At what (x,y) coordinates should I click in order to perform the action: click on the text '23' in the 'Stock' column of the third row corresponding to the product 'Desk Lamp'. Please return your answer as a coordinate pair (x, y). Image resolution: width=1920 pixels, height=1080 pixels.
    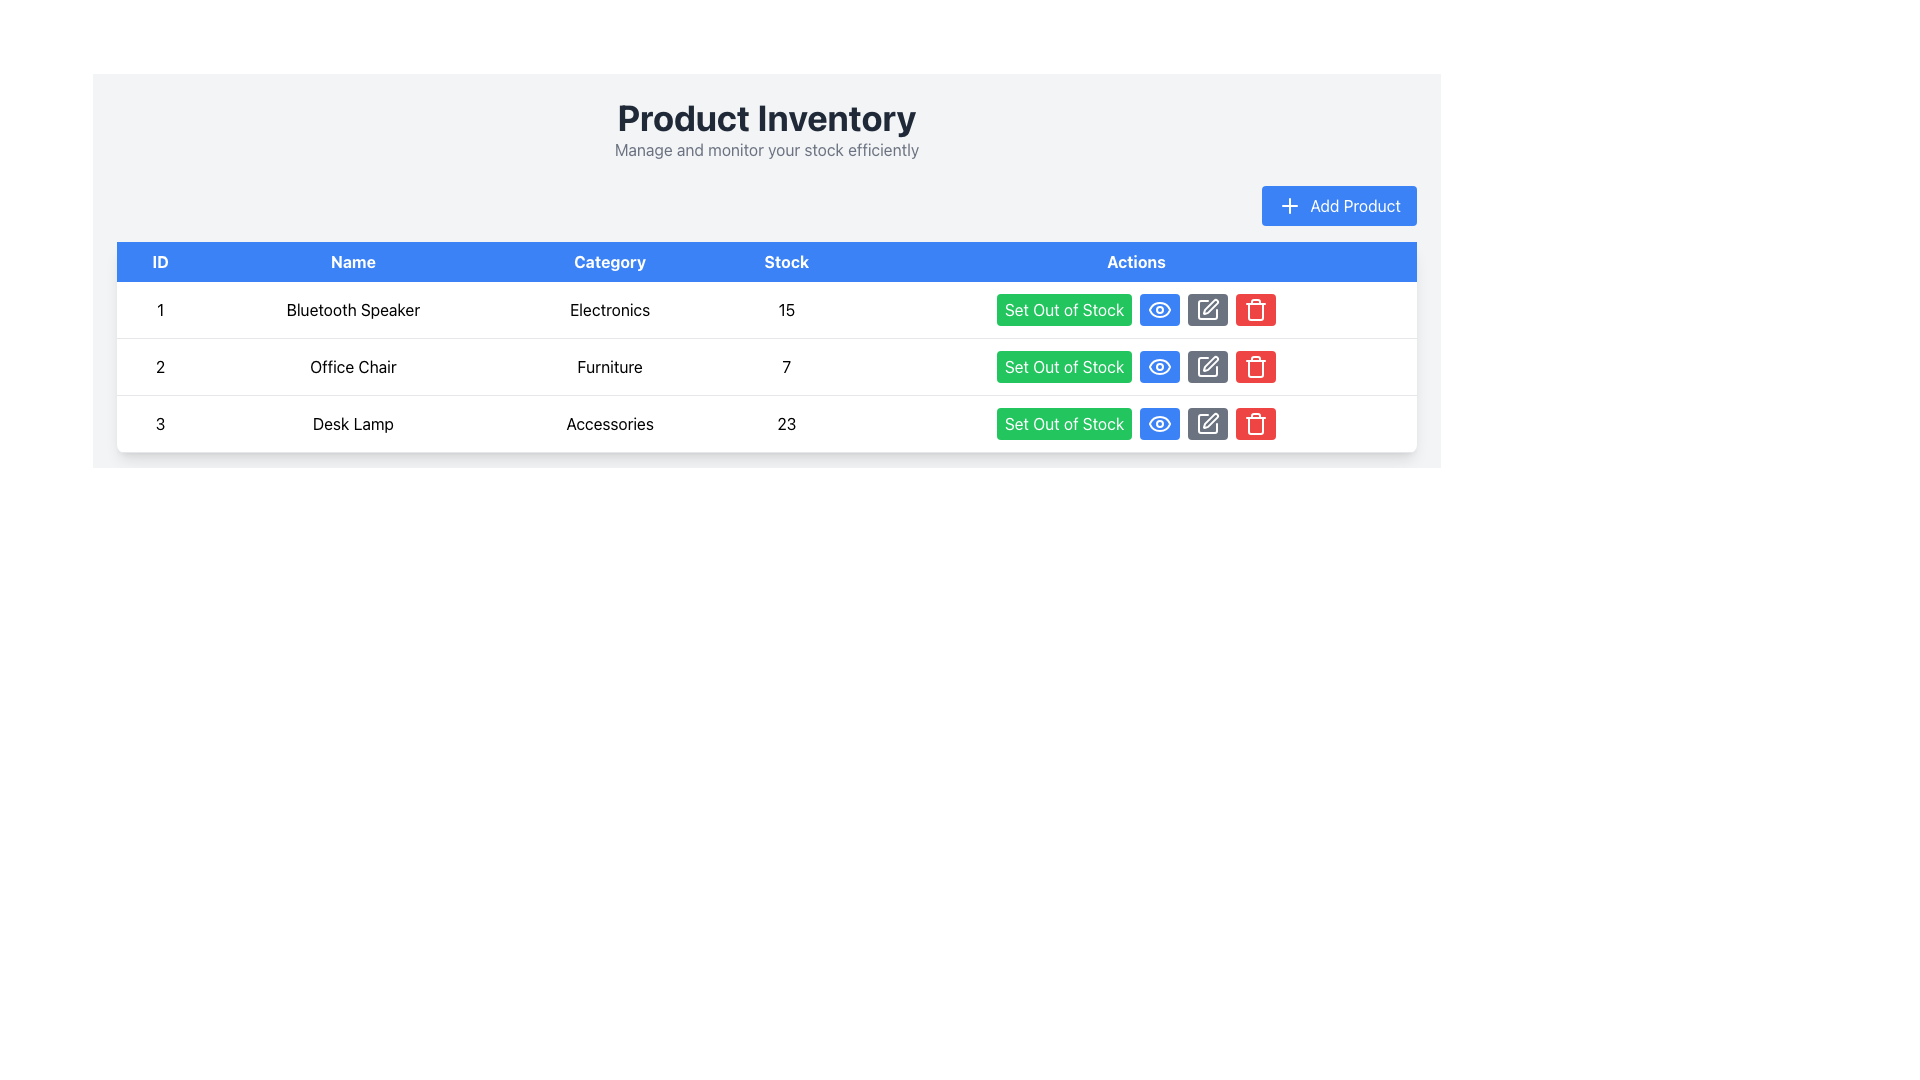
    Looking at the image, I should click on (785, 423).